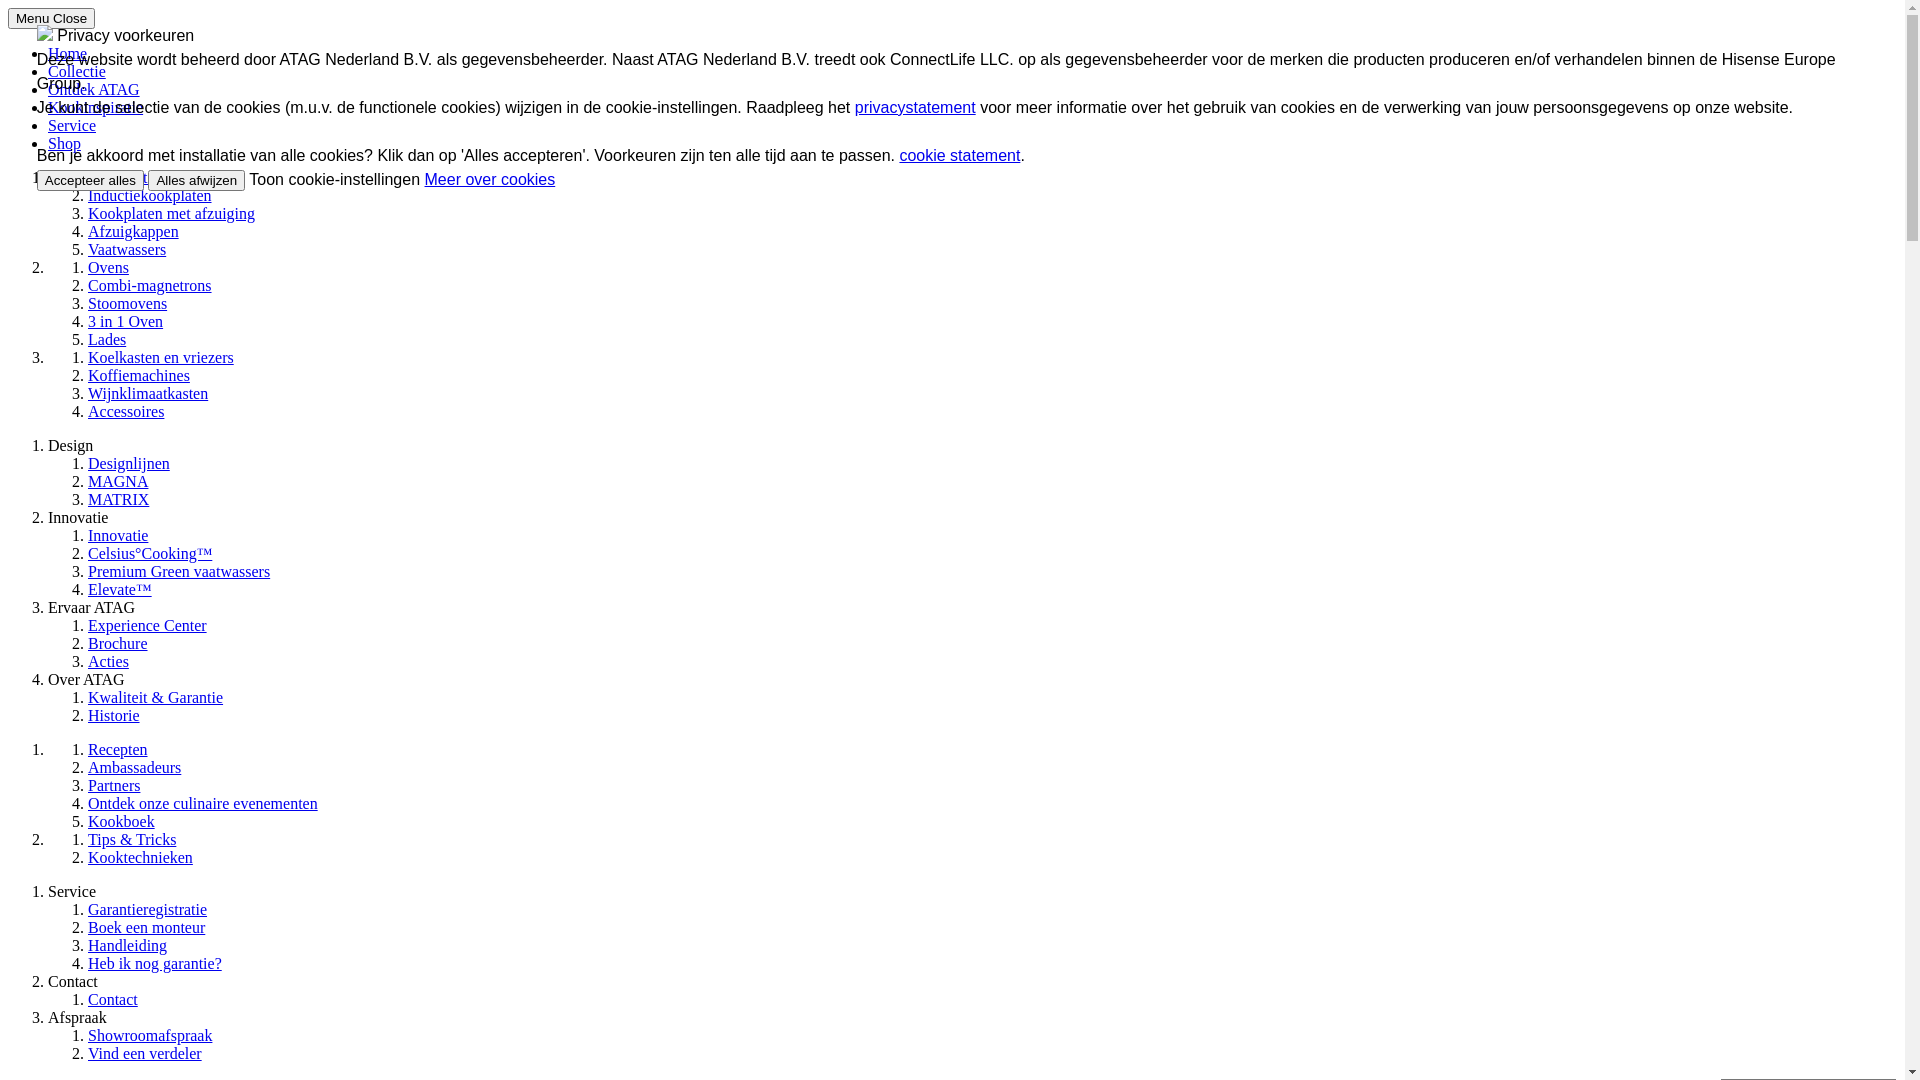 This screenshot has width=1920, height=1080. Describe the element at coordinates (138, 375) in the screenshot. I see `'Koffiemachines'` at that location.